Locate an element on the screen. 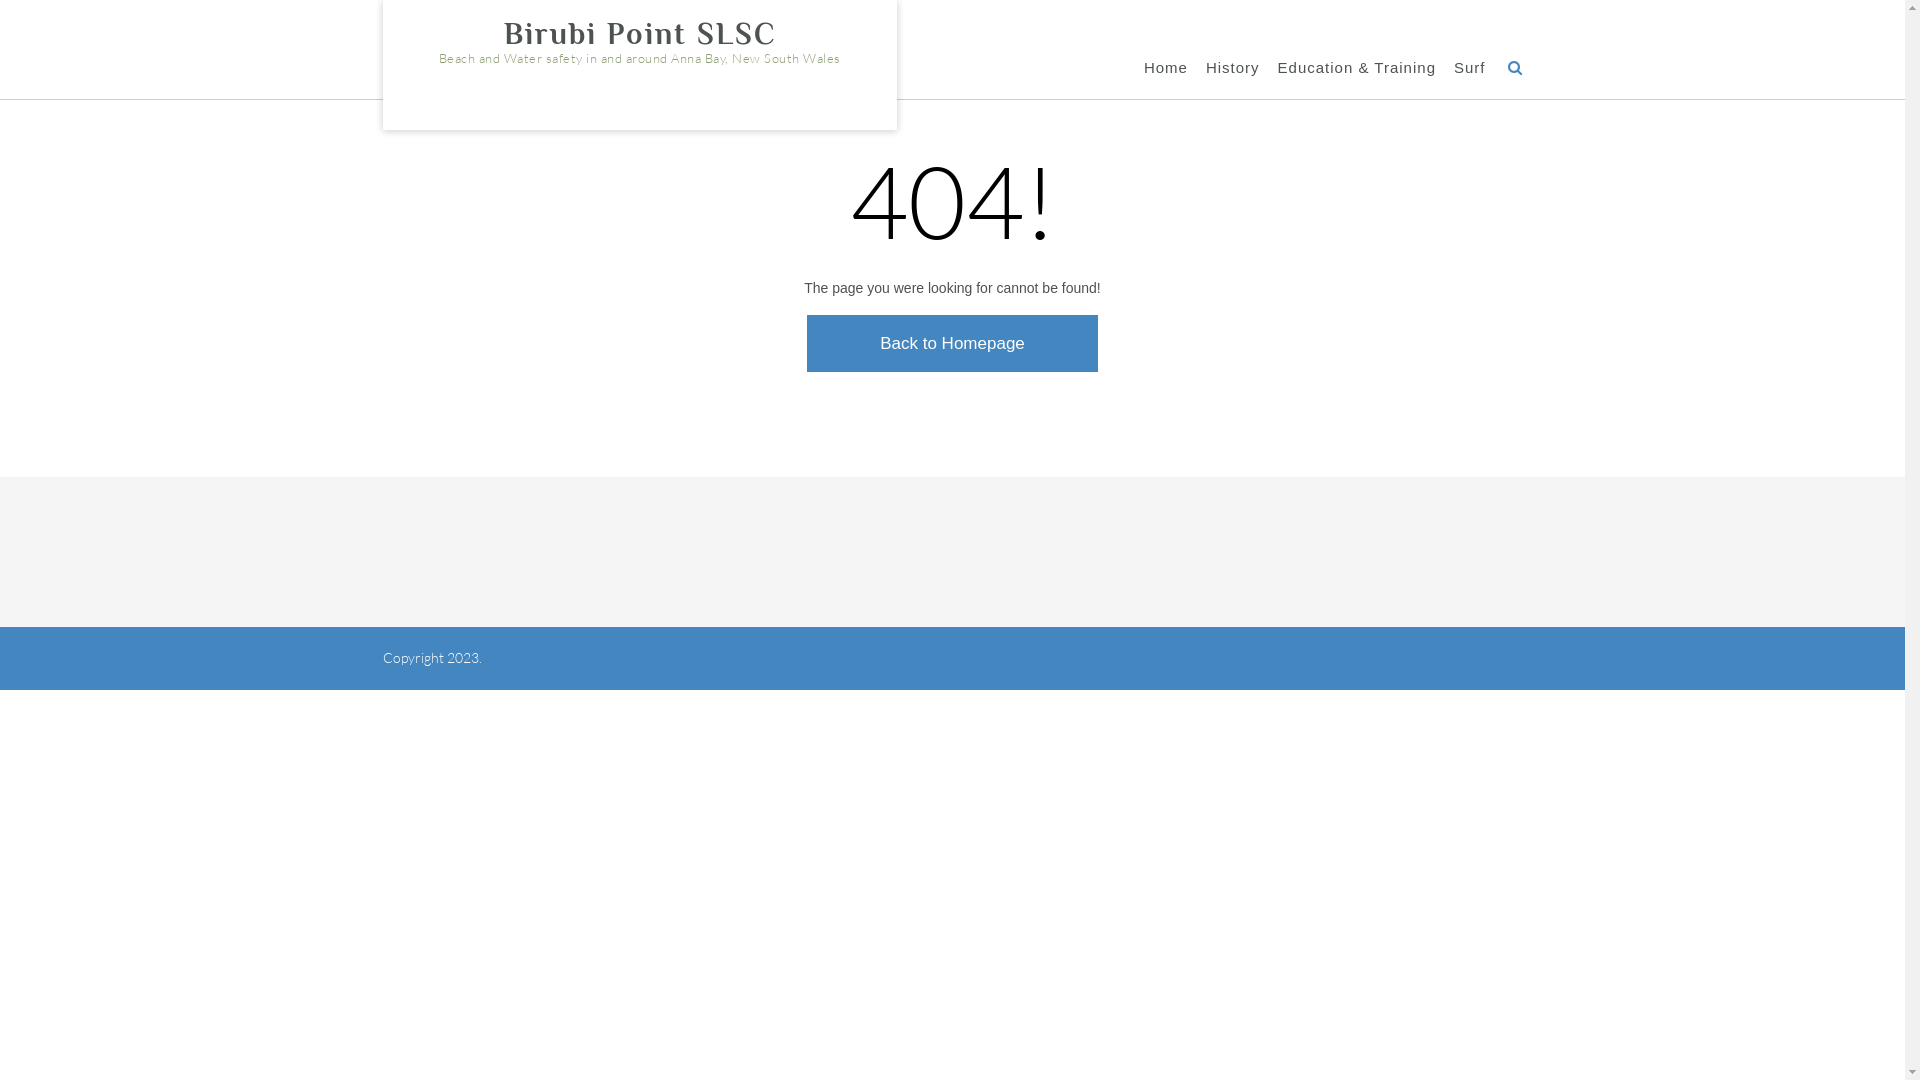 This screenshot has width=1920, height=1080. 'Education & Training' is located at coordinates (1357, 67).